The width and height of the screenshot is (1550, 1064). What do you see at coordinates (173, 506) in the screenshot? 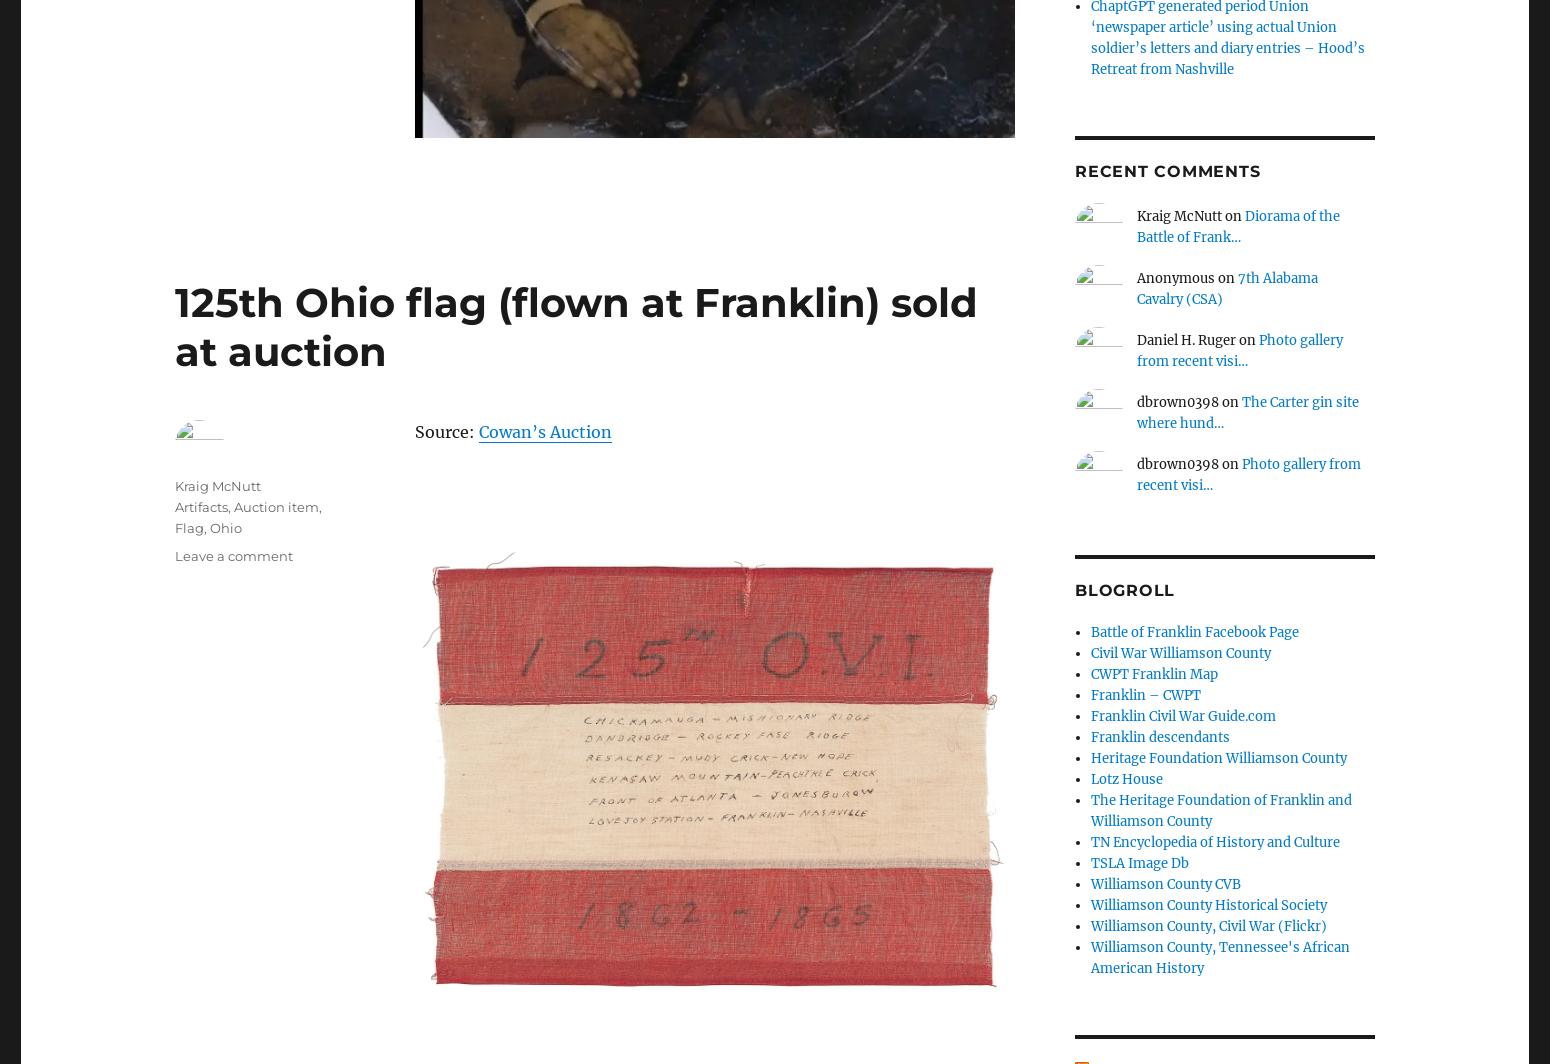
I see `'Artifacts'` at bounding box center [173, 506].